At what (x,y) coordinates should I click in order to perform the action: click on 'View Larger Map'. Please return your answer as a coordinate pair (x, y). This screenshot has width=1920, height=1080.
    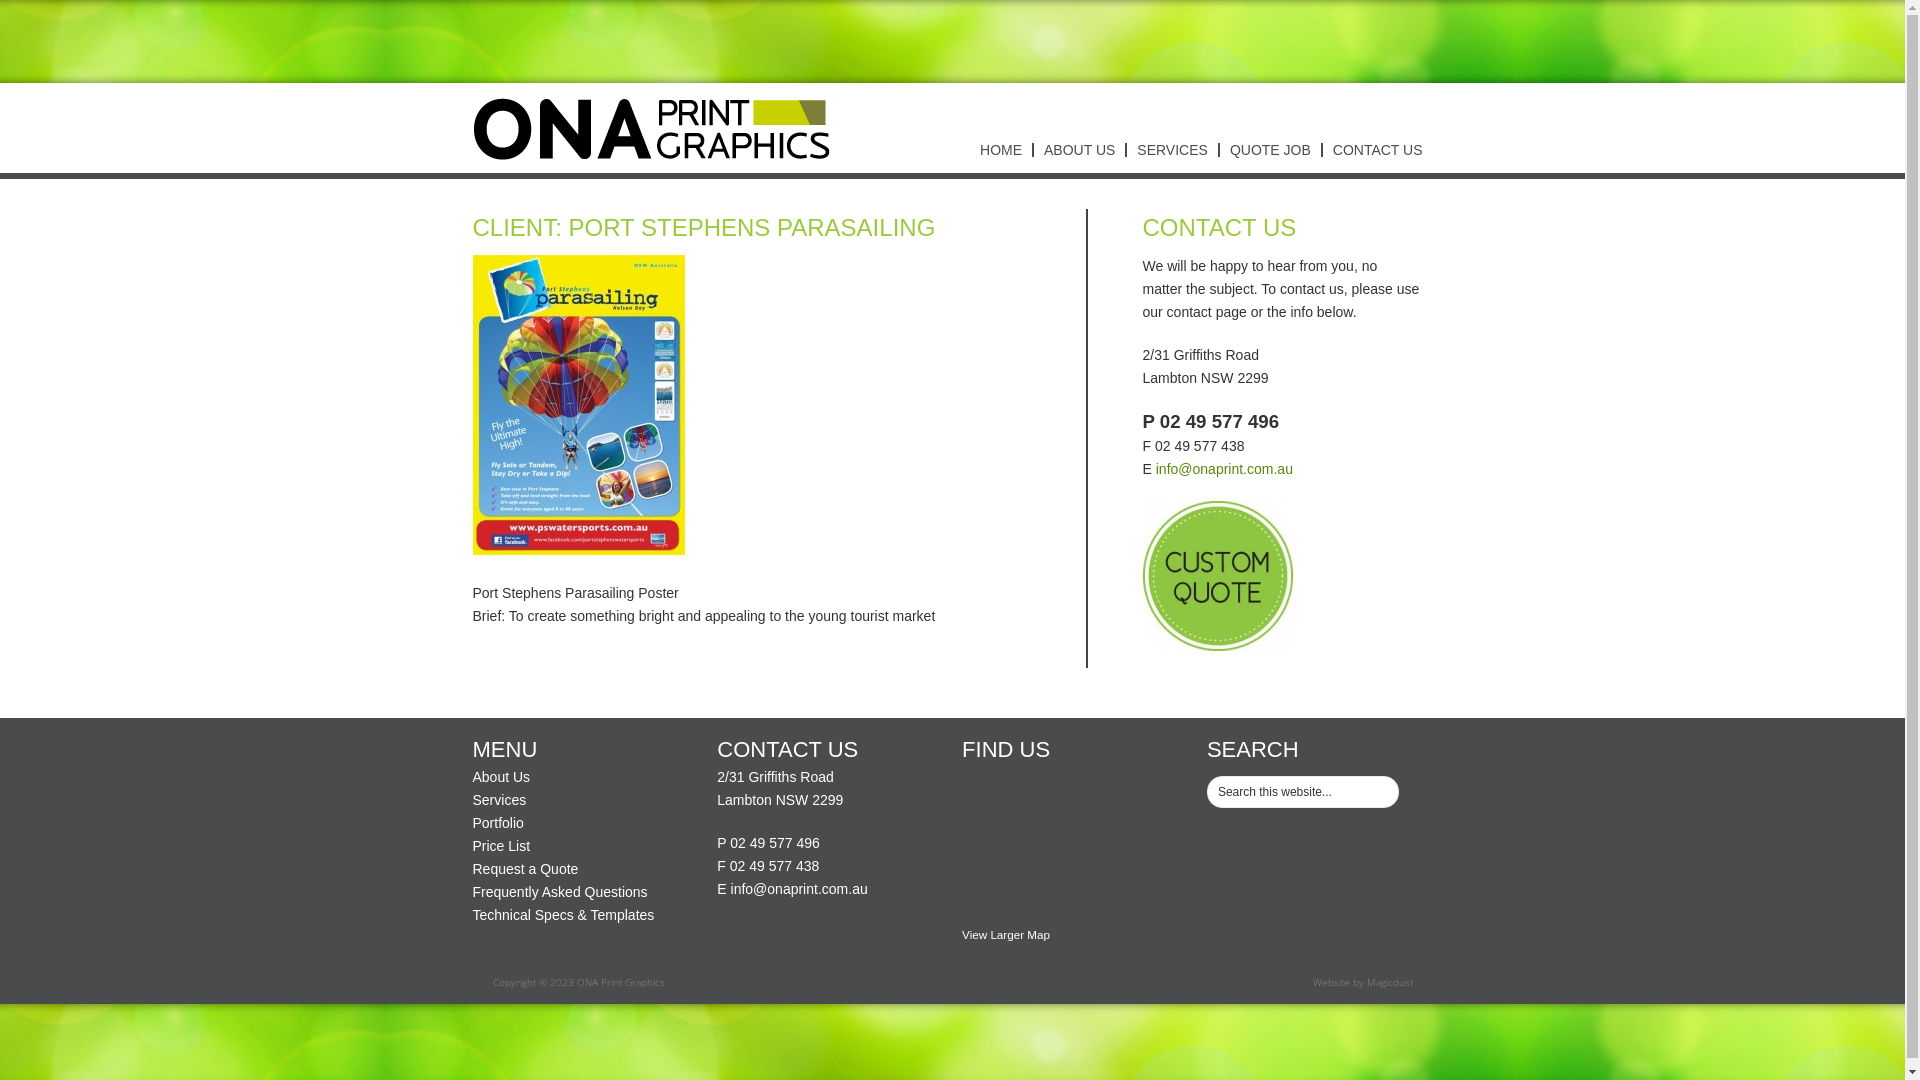
    Looking at the image, I should click on (1006, 934).